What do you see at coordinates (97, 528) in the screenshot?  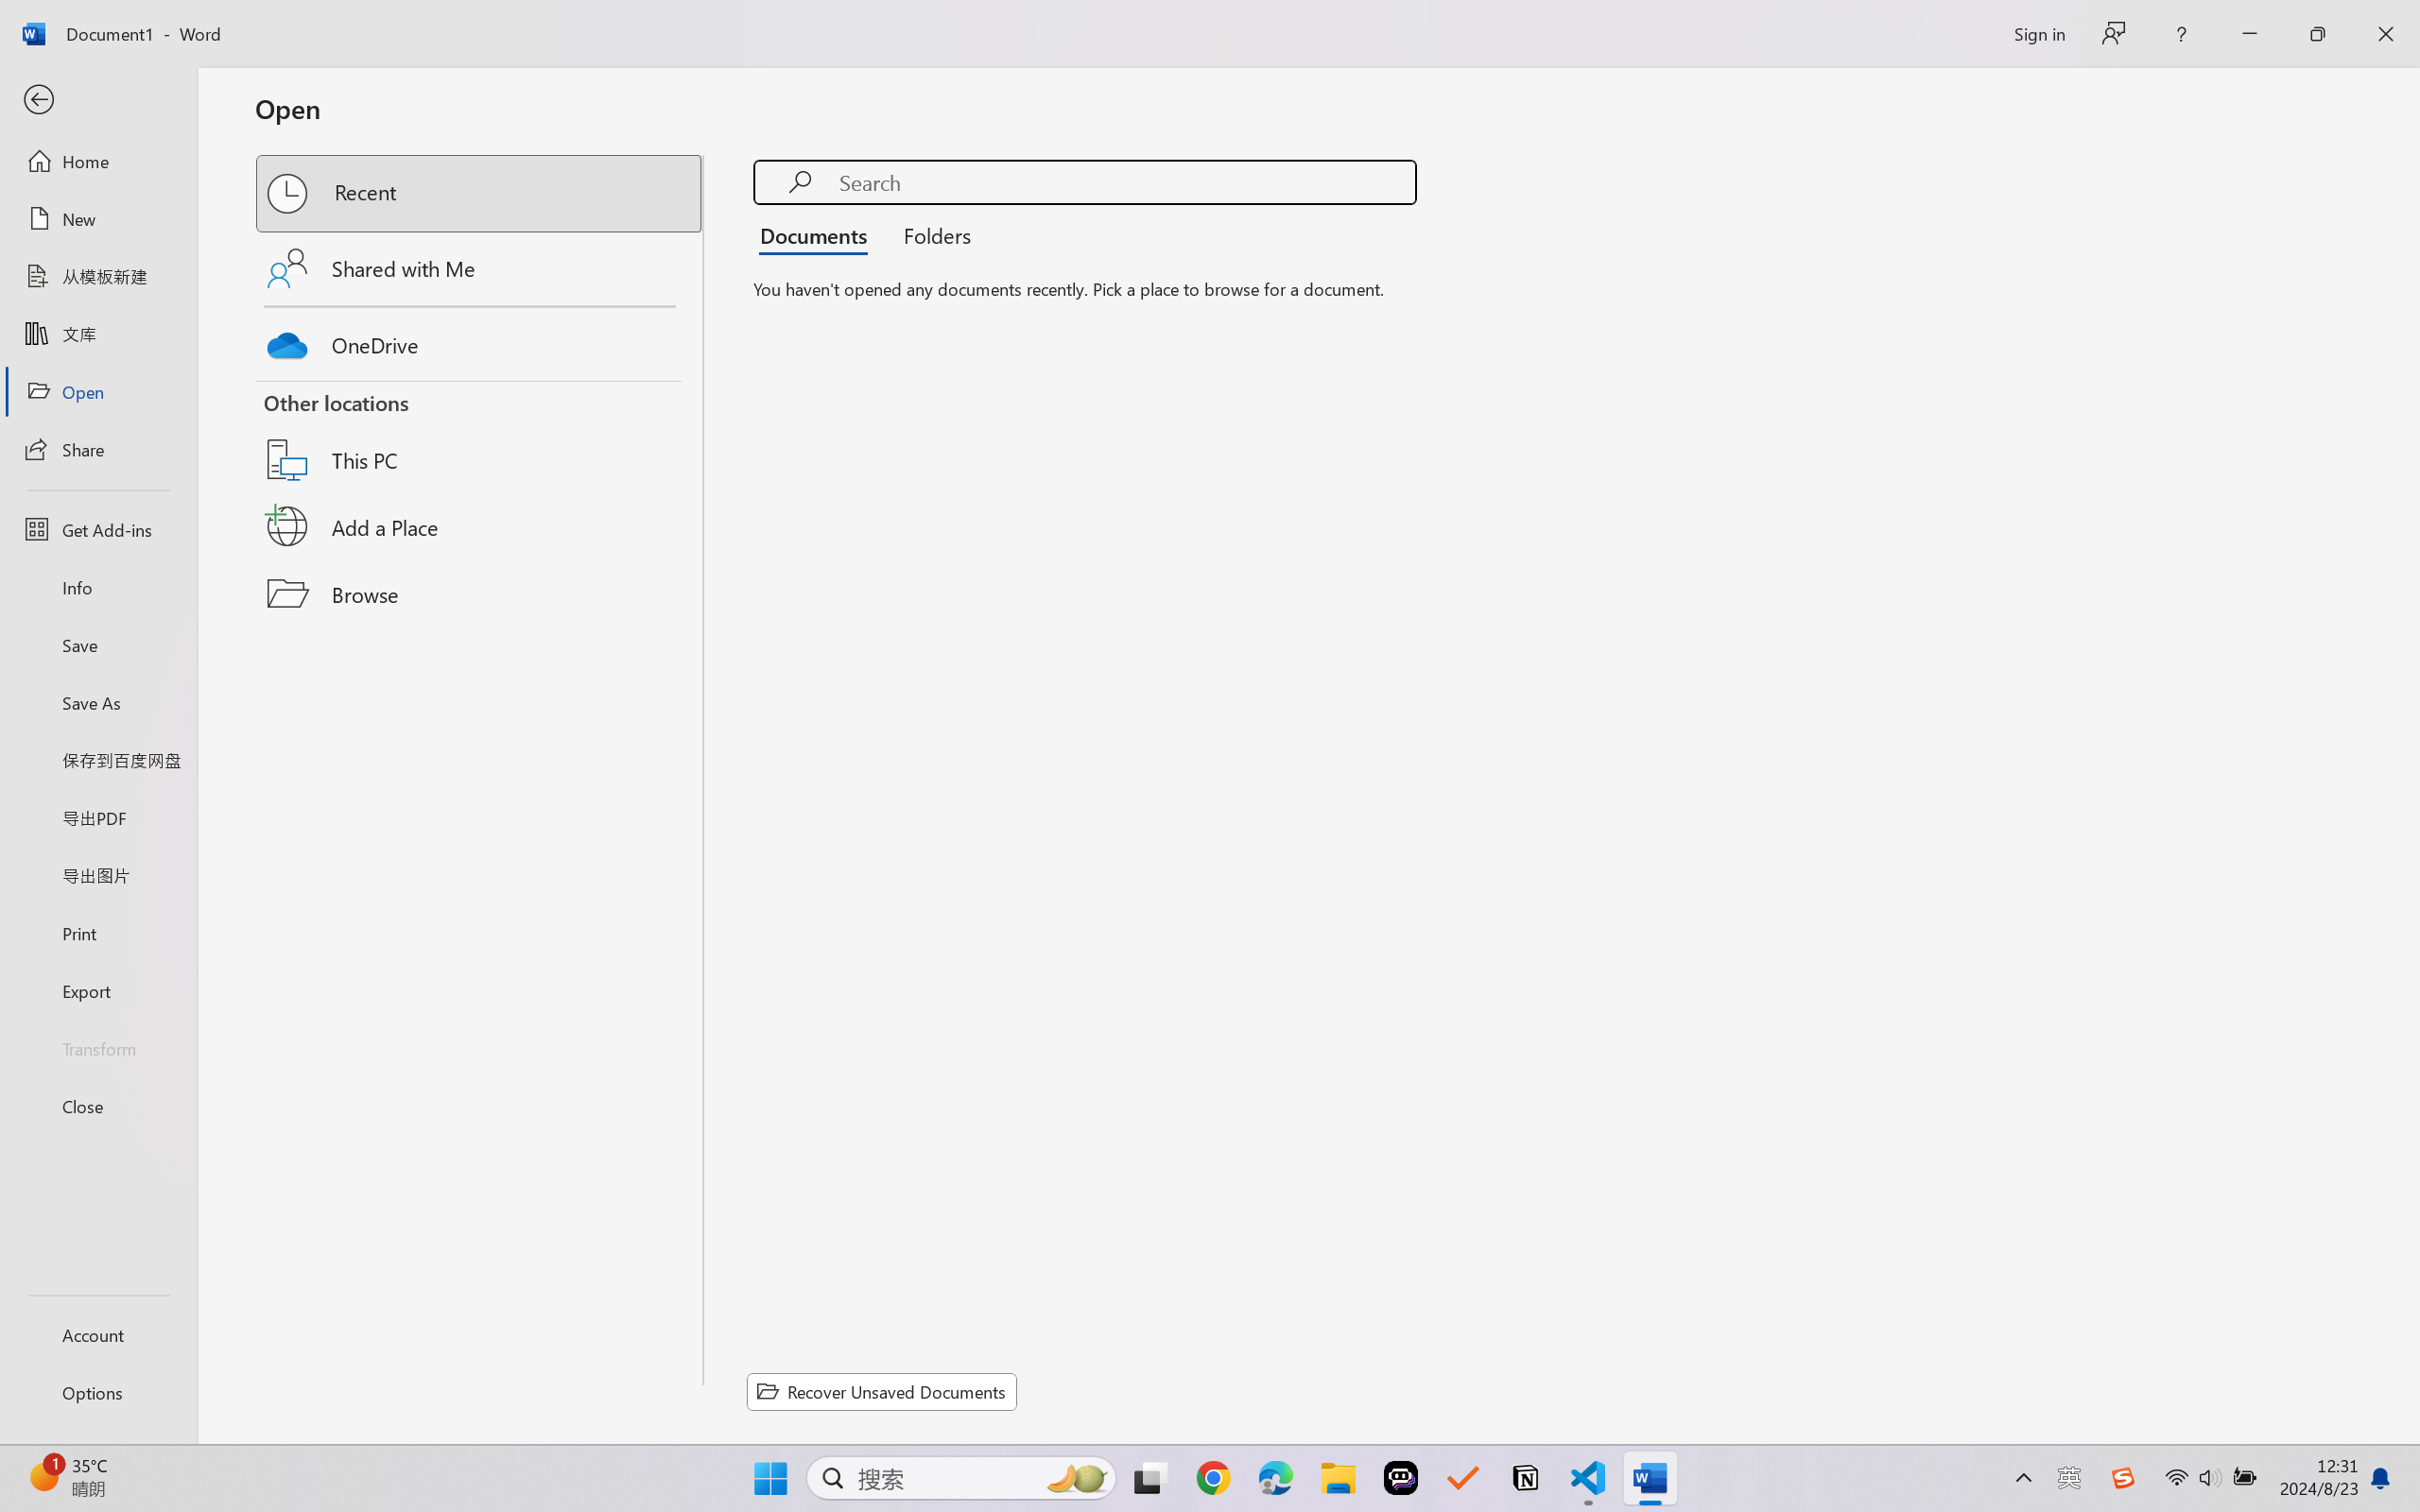 I see `'Get Add-ins'` at bounding box center [97, 528].